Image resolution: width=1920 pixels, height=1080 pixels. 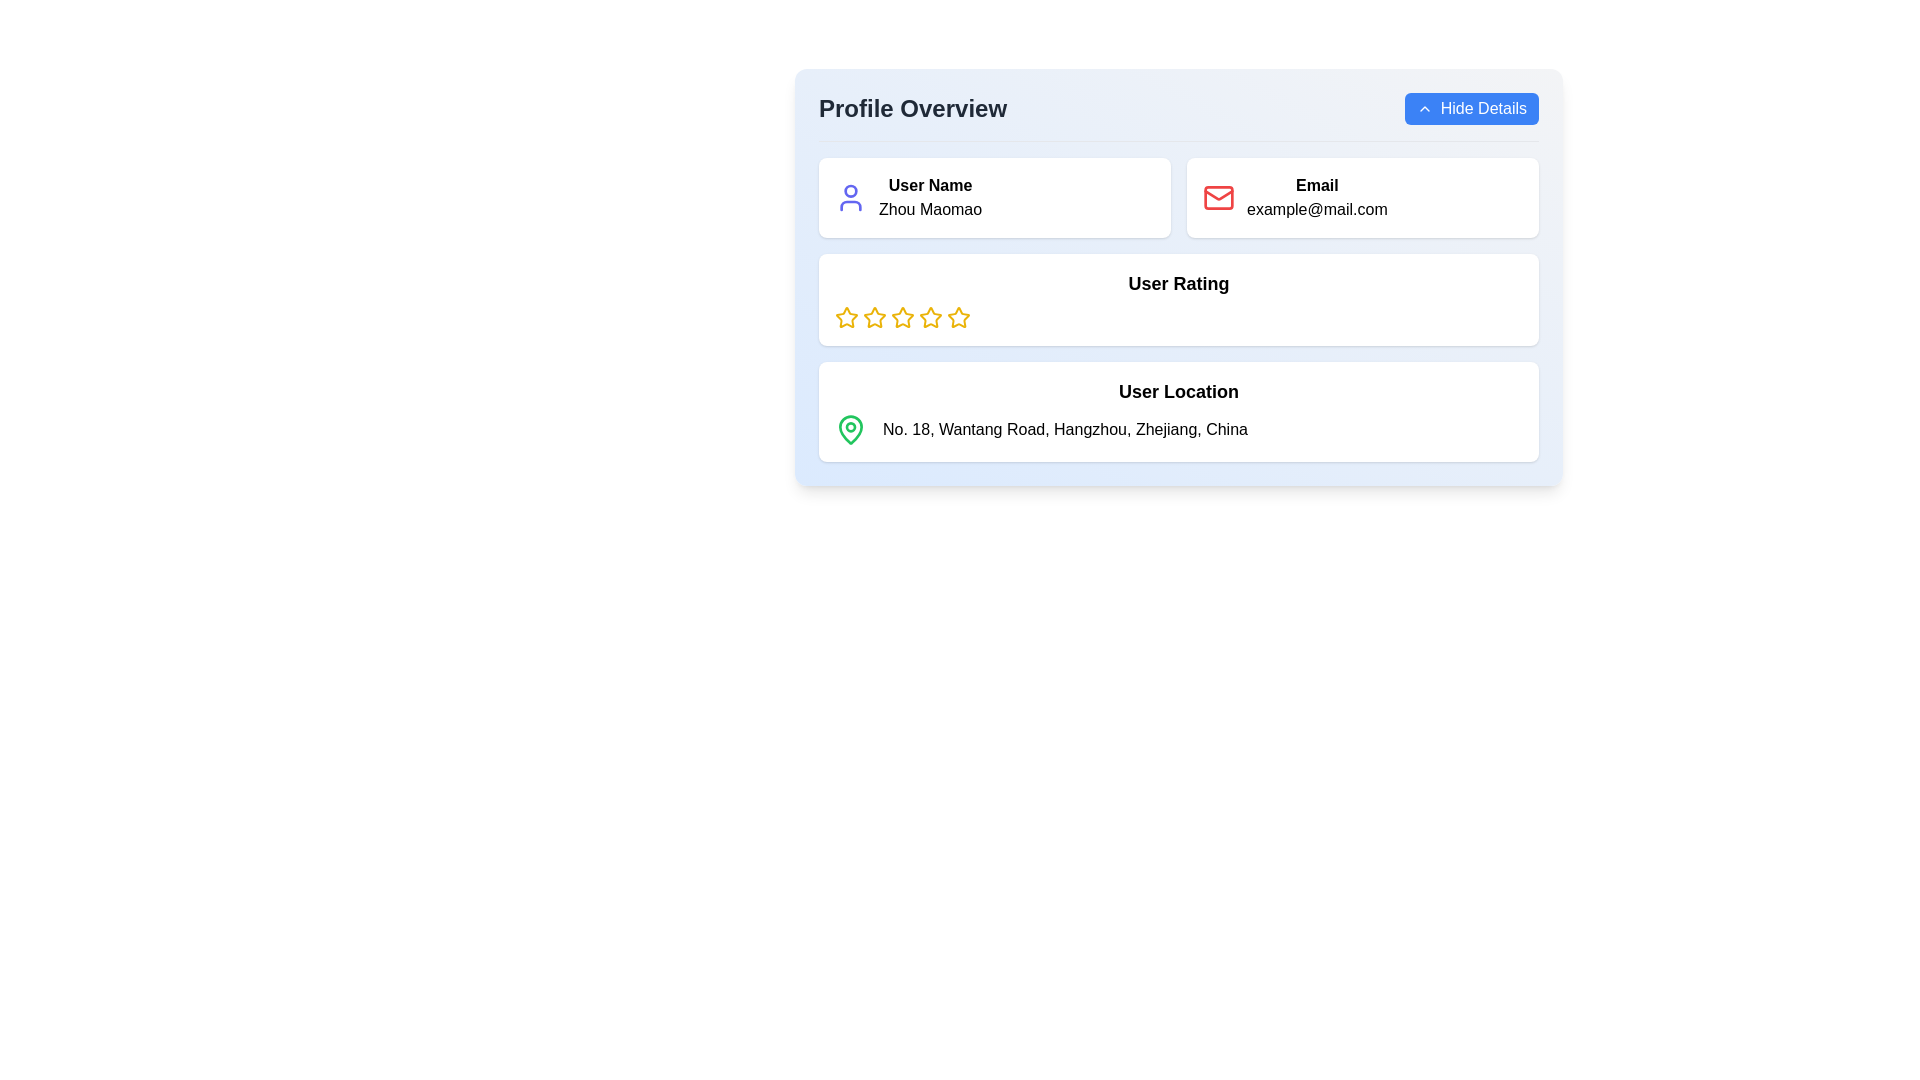 I want to click on name displayed in the 'User Name' text display located in the top-left corner of the Profile Overview panel, adjacent to the user icon, so click(x=929, y=197).